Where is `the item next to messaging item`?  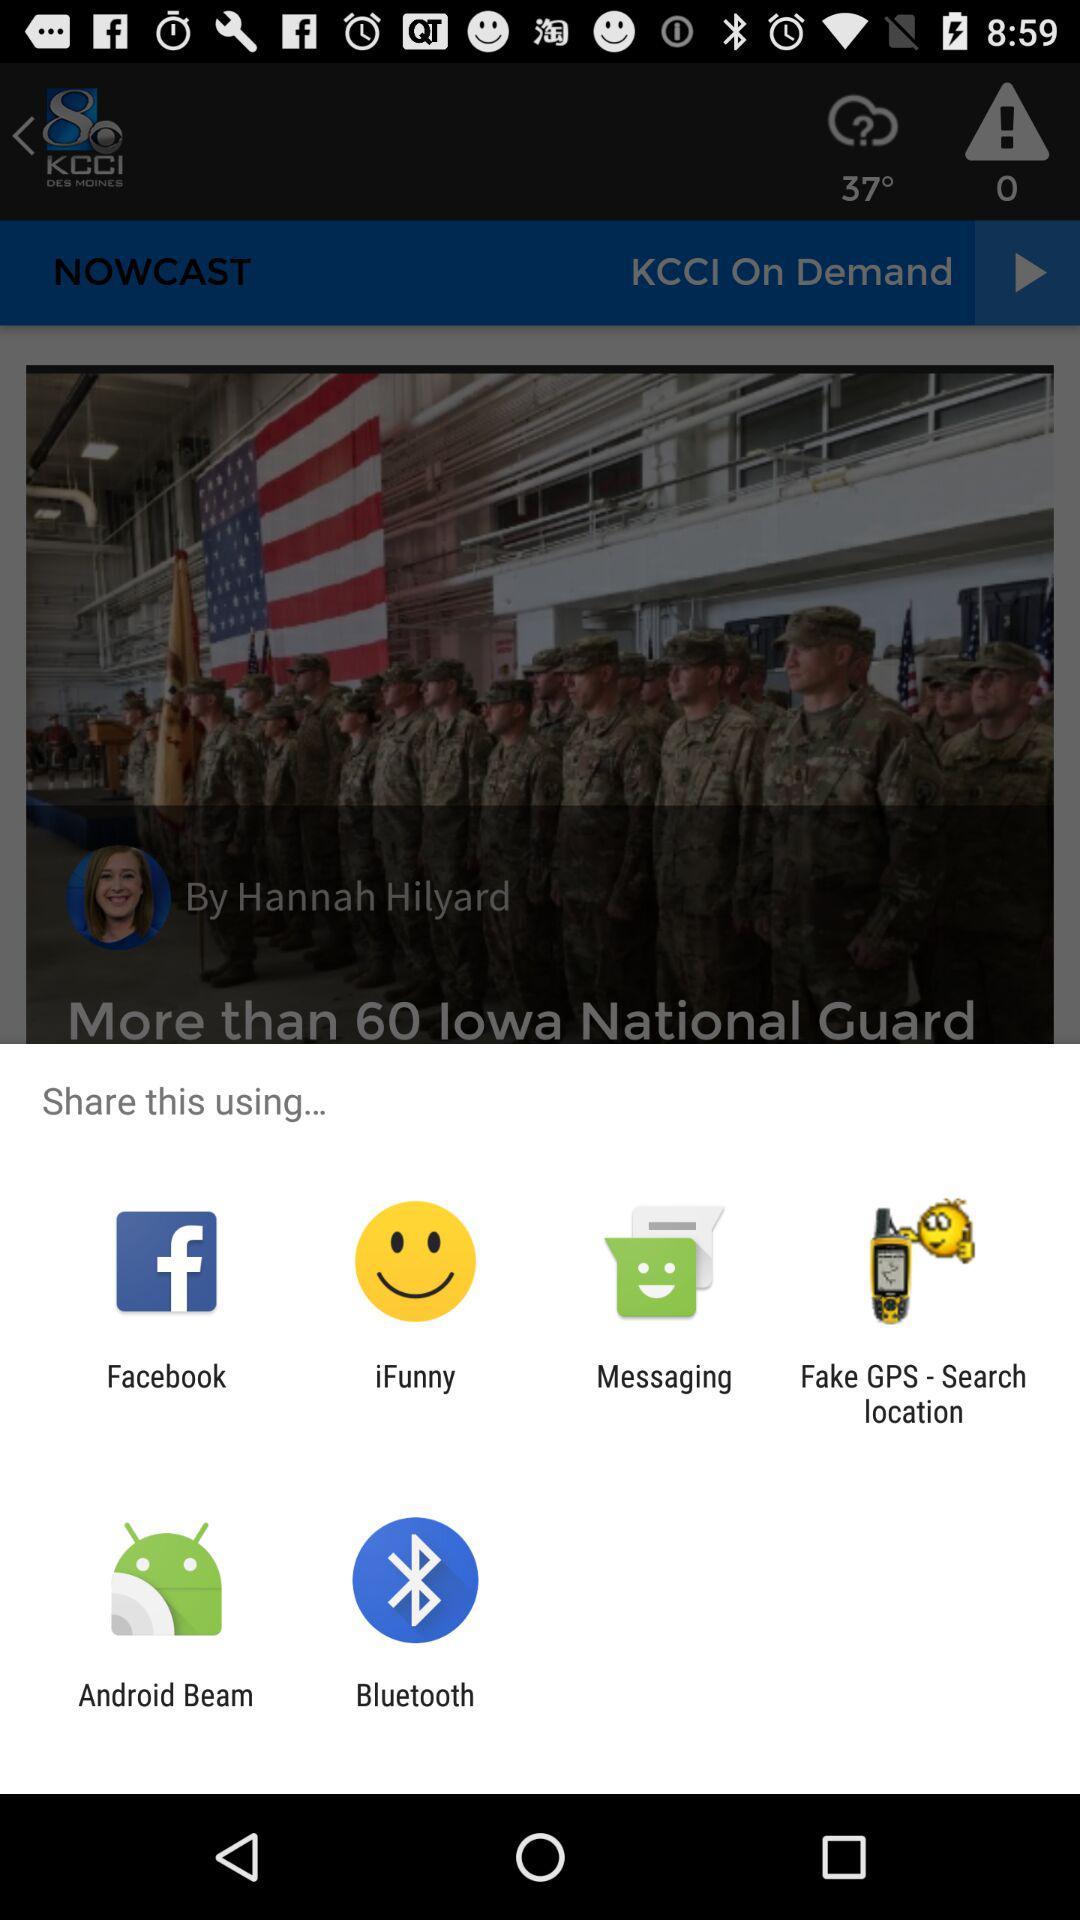
the item next to messaging item is located at coordinates (414, 1392).